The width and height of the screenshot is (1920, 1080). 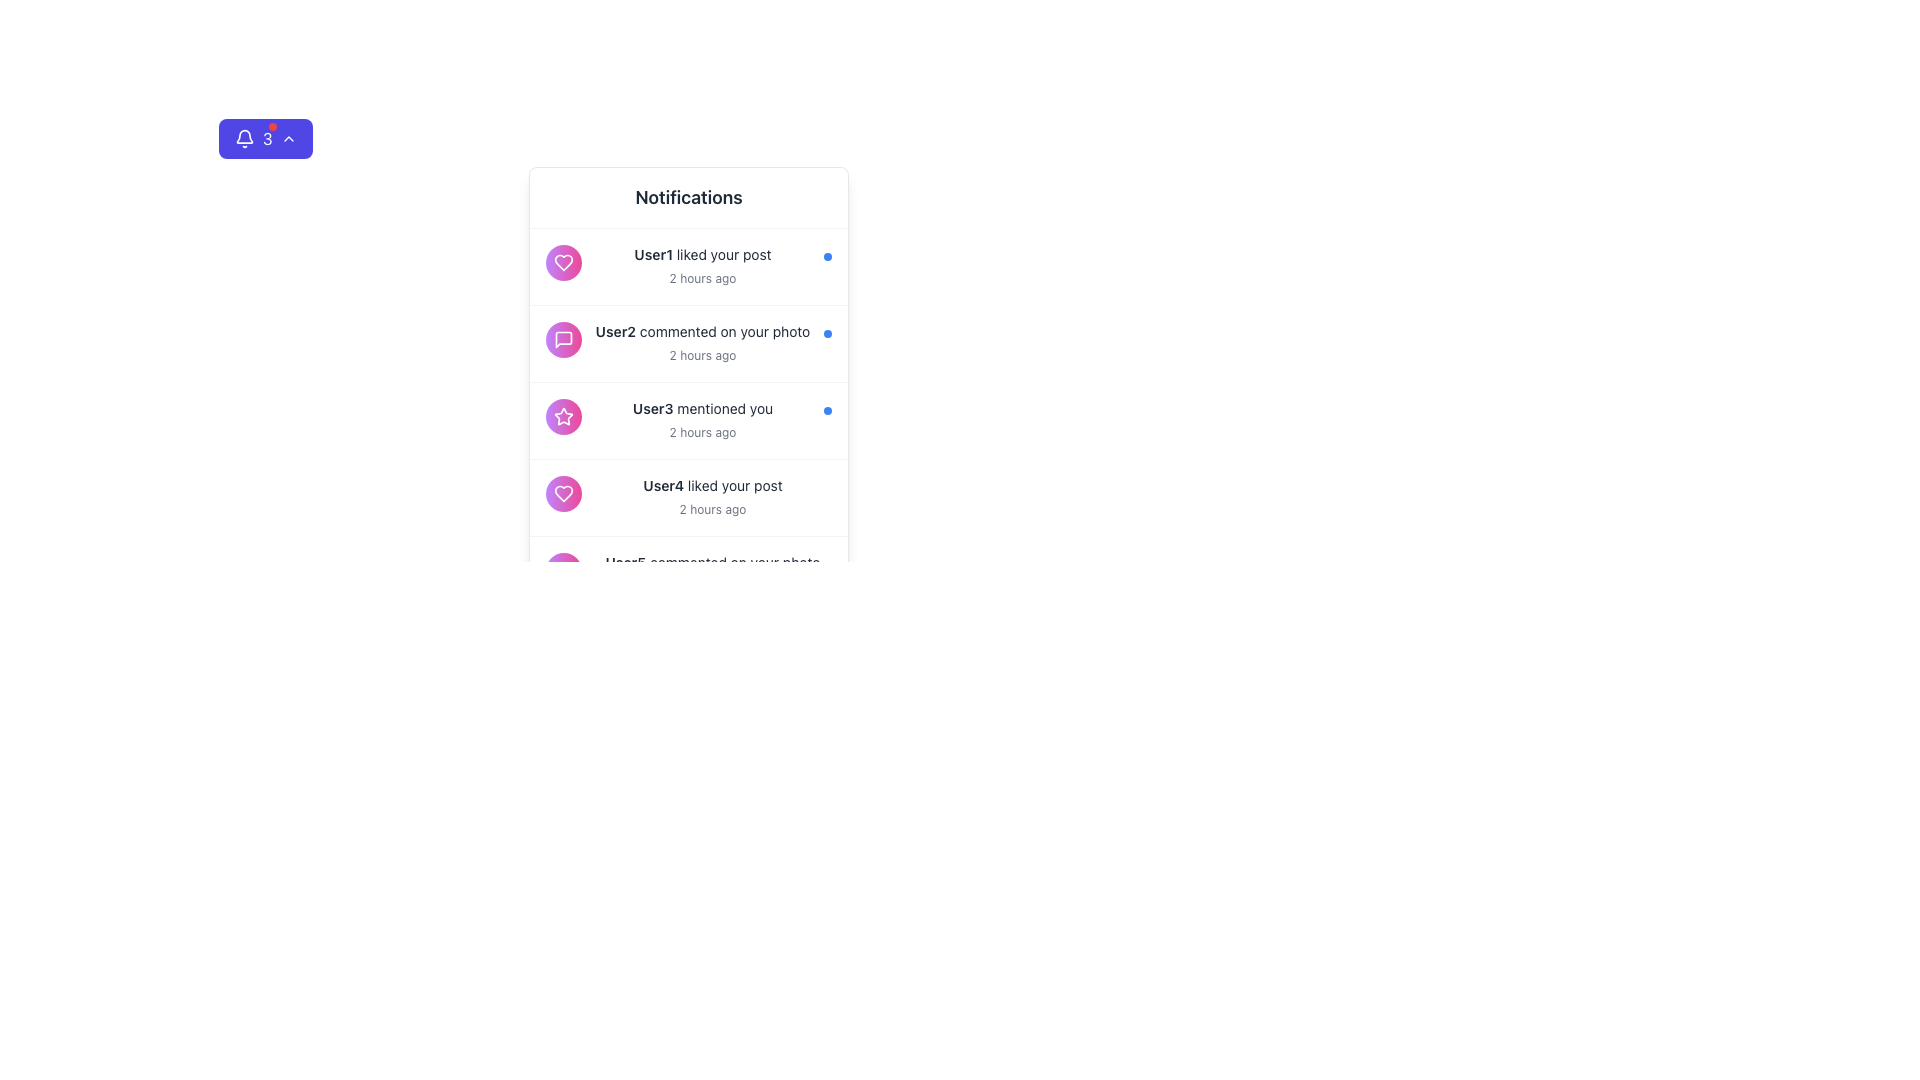 What do you see at coordinates (713, 486) in the screenshot?
I see `the text notification stating 'User4 liked your post'` at bounding box center [713, 486].